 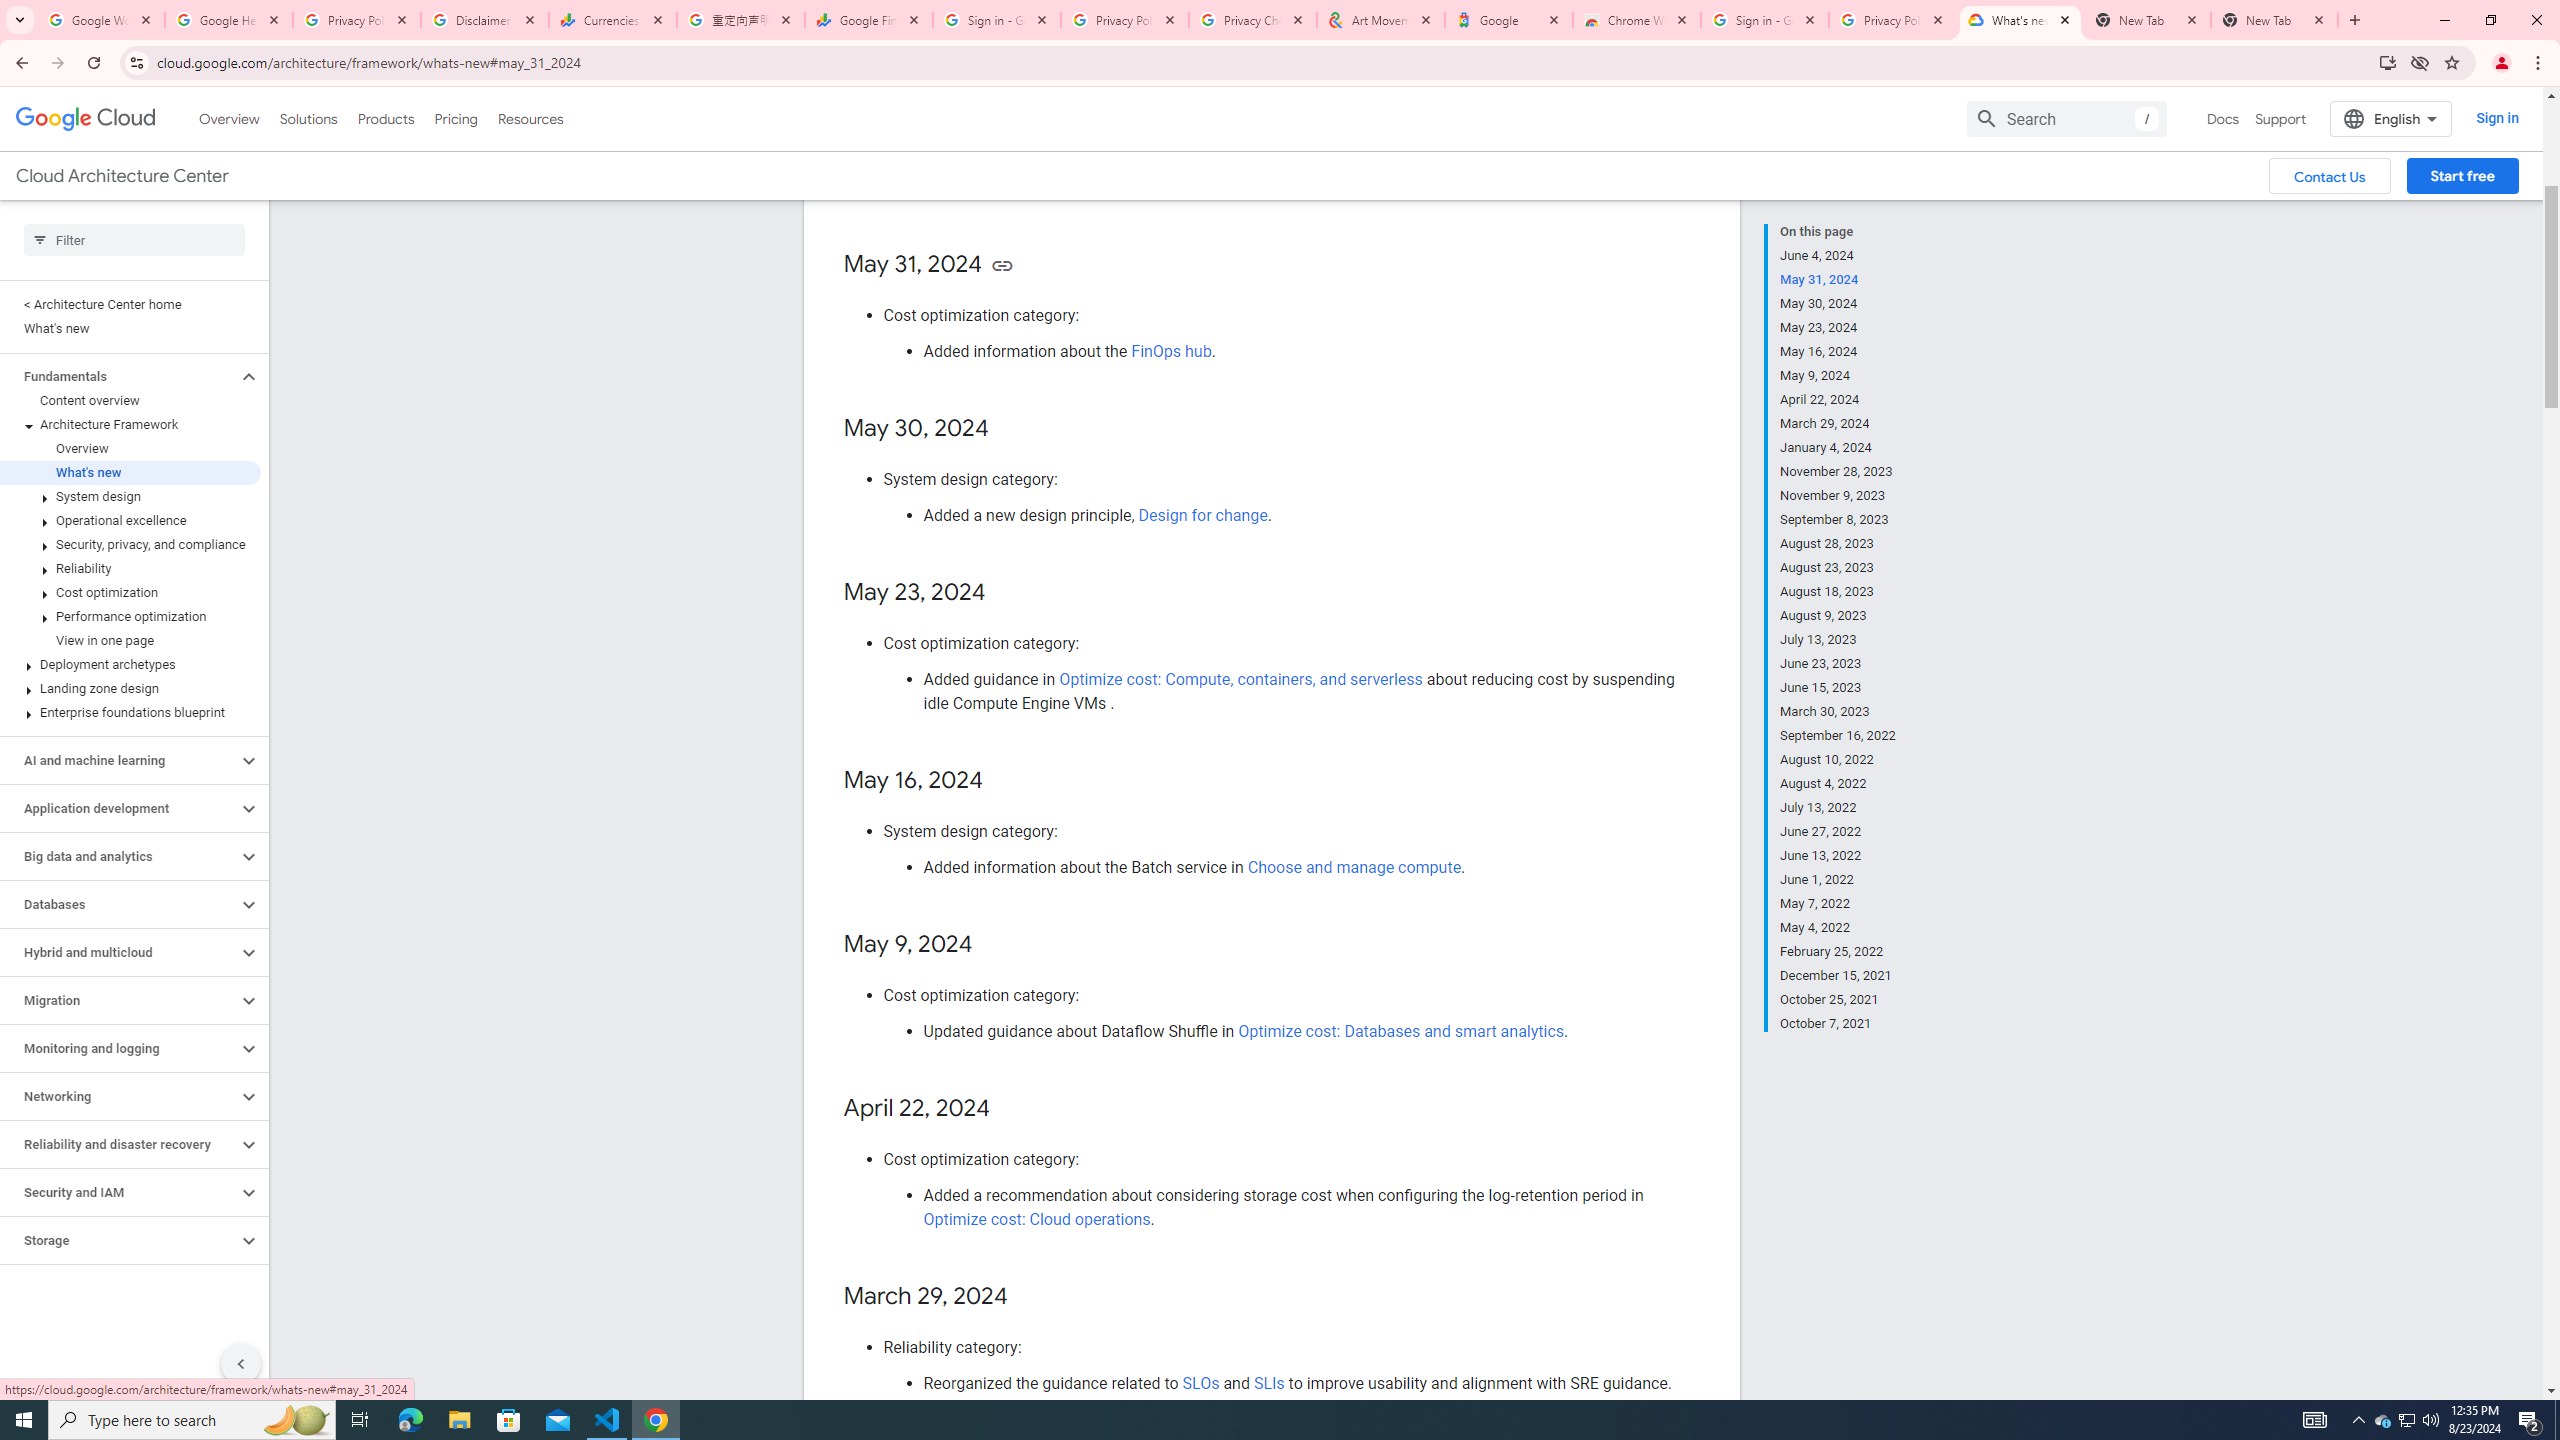 What do you see at coordinates (1838, 279) in the screenshot?
I see `'May 31, 2024'` at bounding box center [1838, 279].